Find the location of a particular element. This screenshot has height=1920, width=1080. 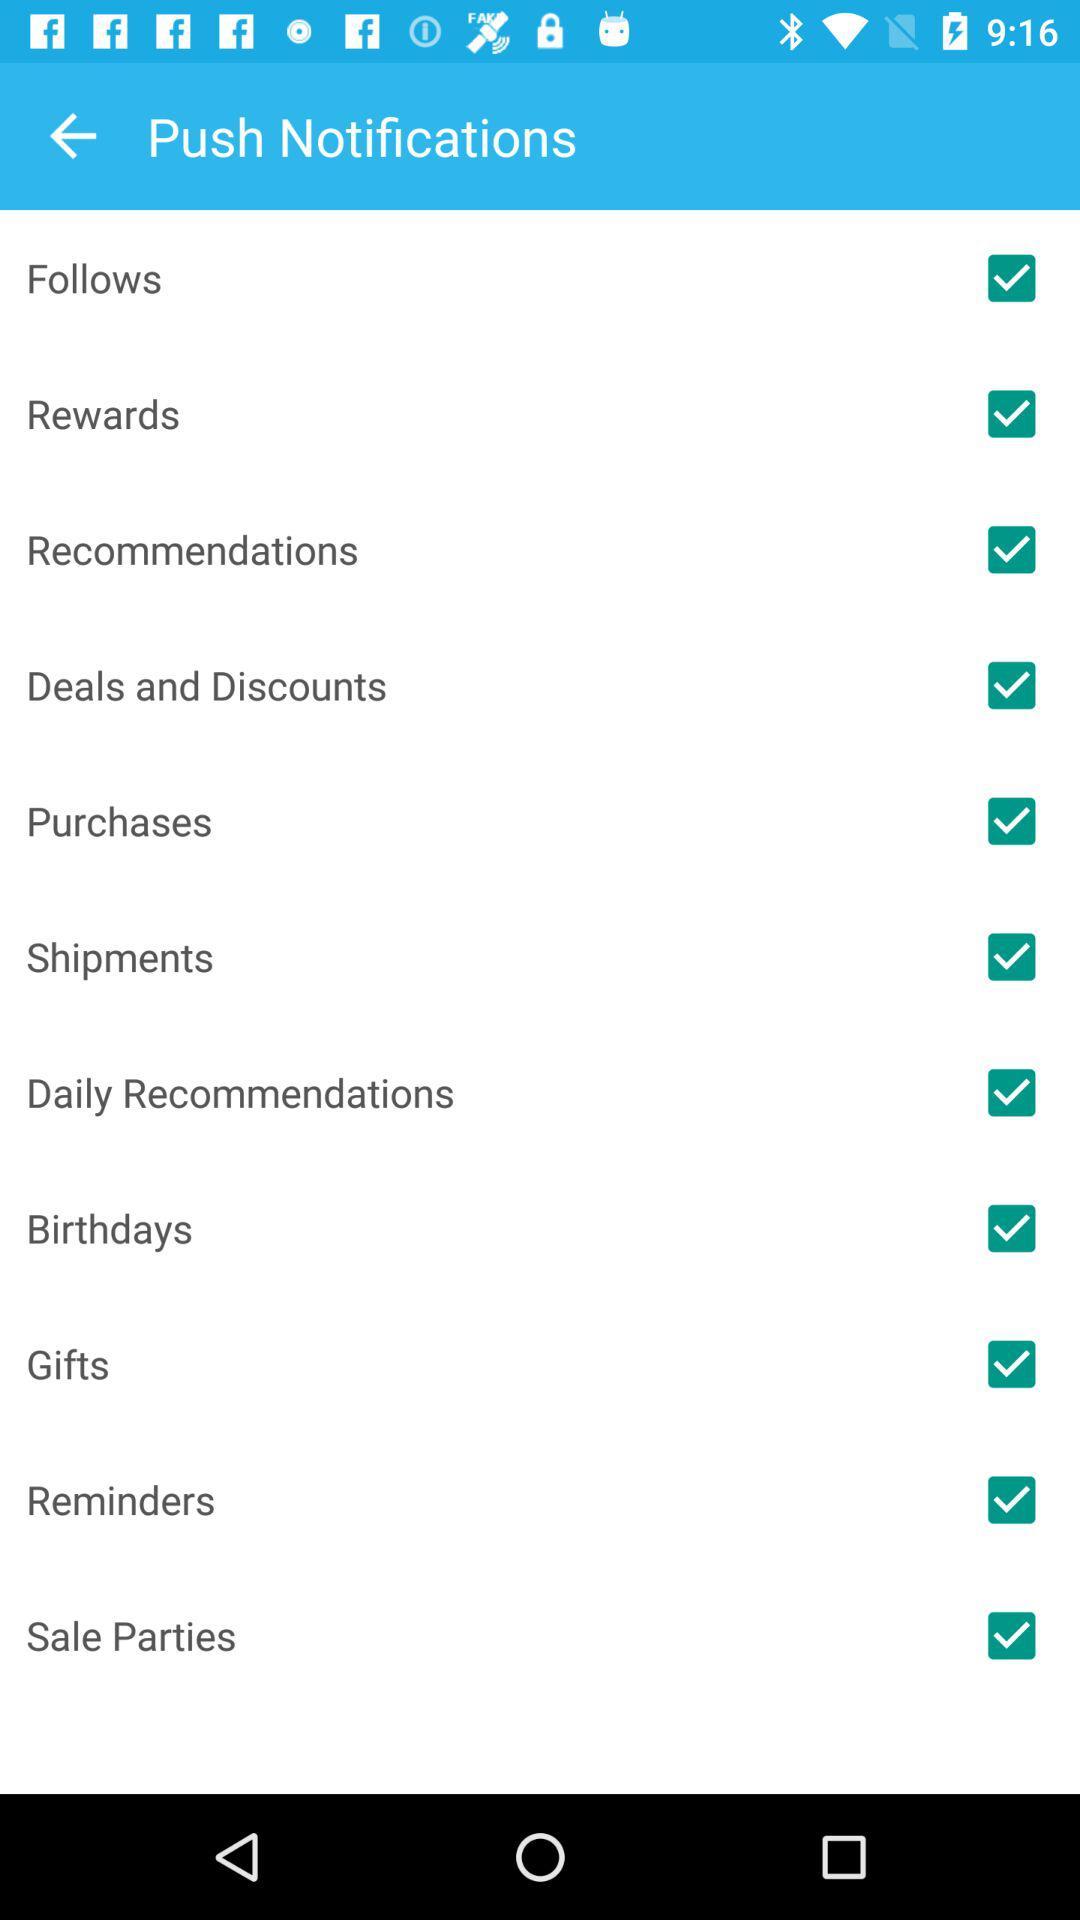

deselect notification type is located at coordinates (1011, 412).